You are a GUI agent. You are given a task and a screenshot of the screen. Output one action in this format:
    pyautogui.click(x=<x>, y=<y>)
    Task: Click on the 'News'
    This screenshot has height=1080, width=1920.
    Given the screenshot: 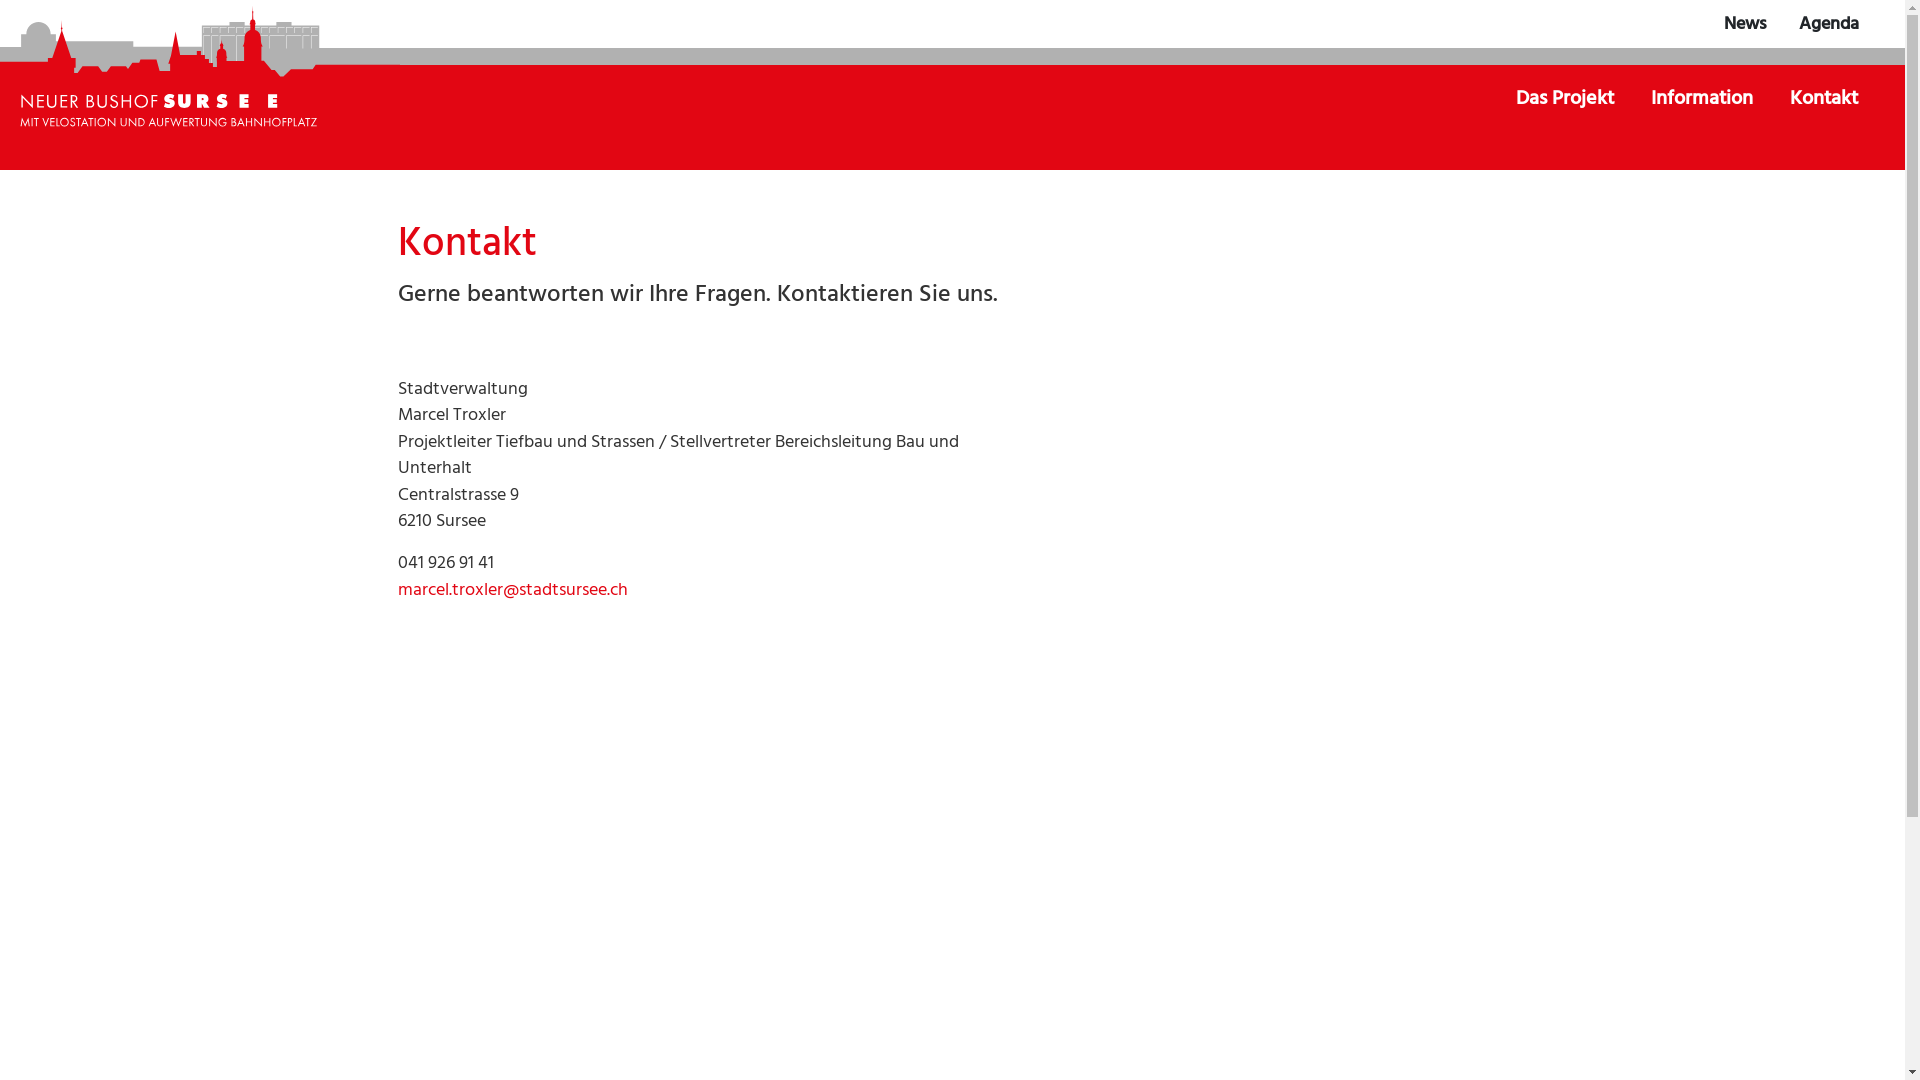 What is the action you would take?
    pyautogui.click(x=1744, y=24)
    